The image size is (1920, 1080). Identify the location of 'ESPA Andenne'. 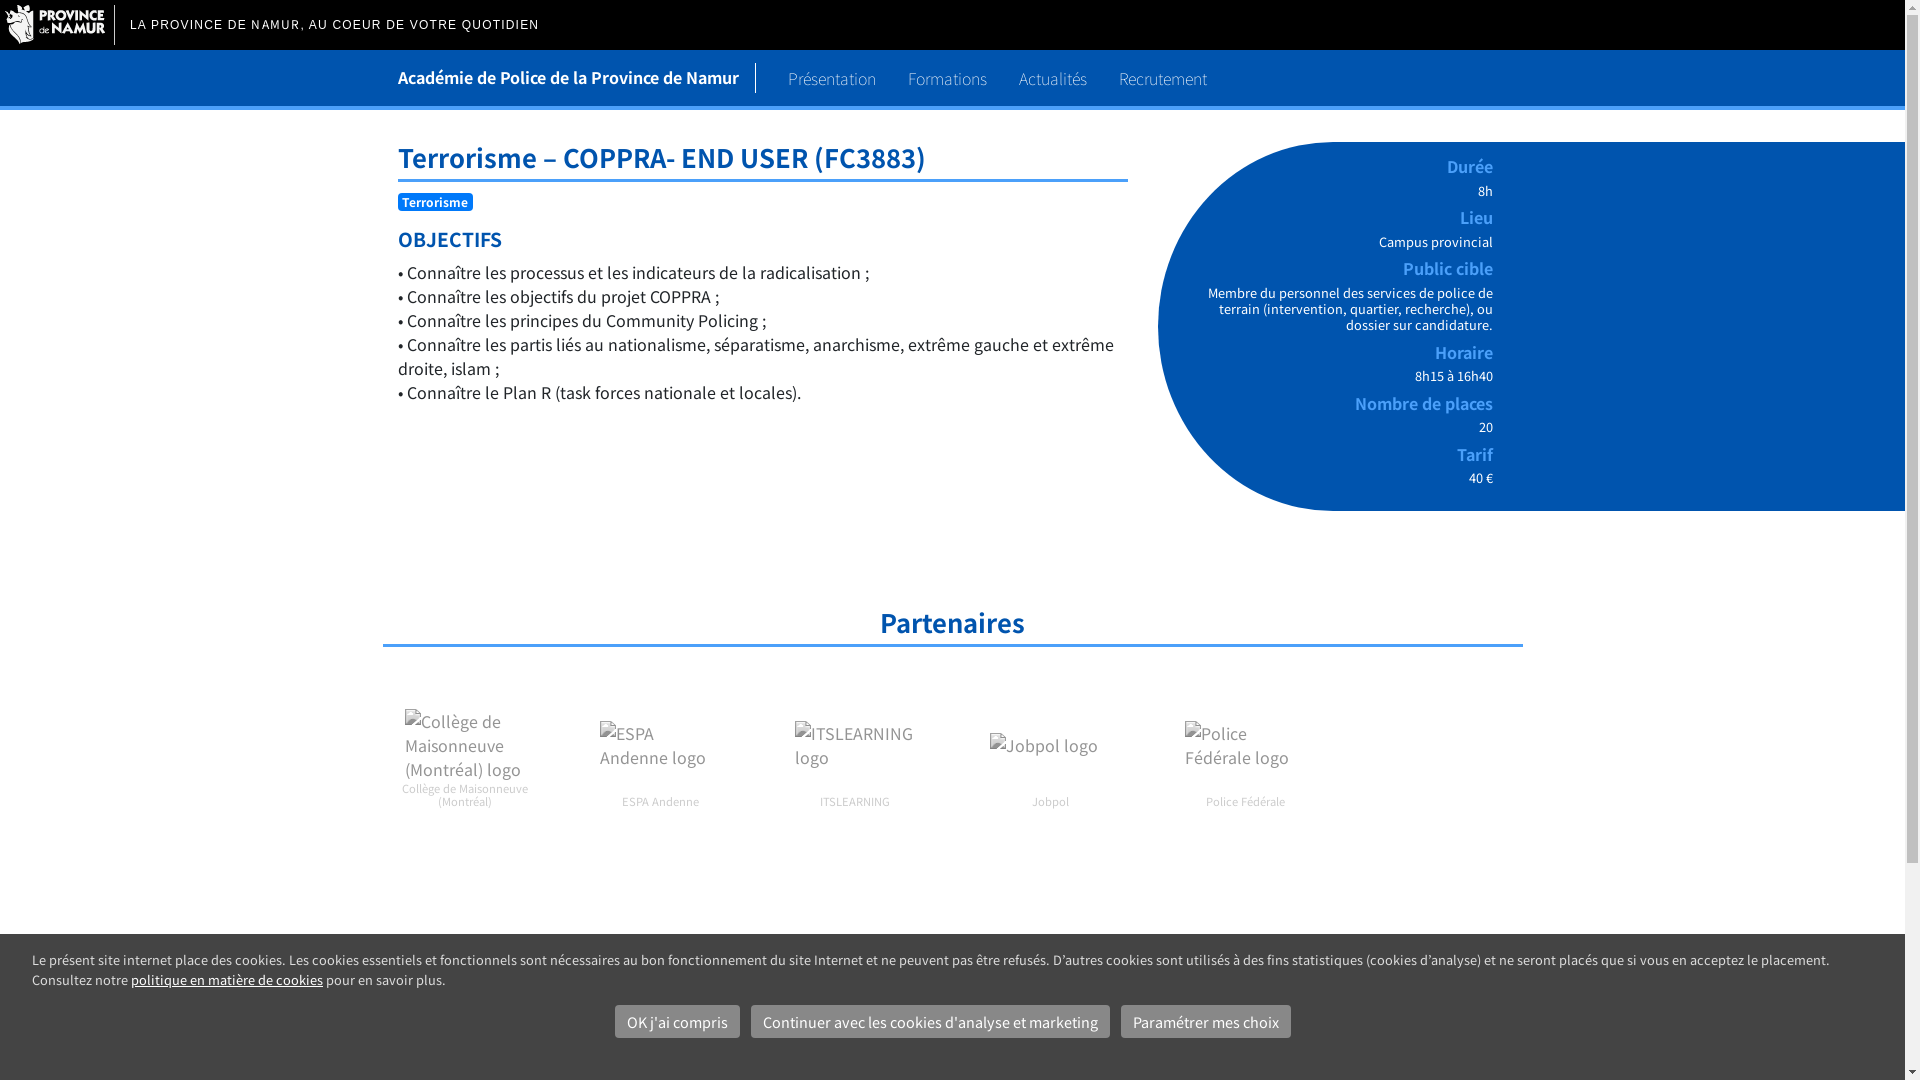
(660, 745).